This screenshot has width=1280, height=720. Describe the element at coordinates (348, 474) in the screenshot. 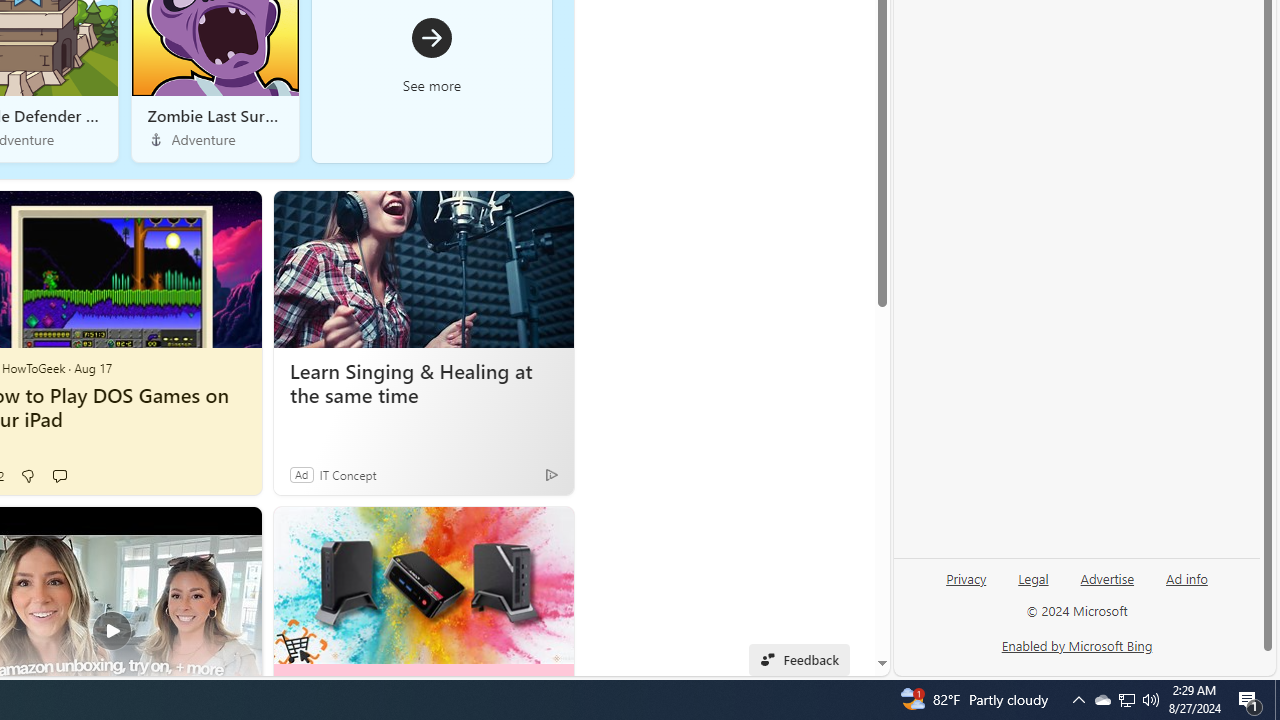

I see `'IT Concept'` at that location.